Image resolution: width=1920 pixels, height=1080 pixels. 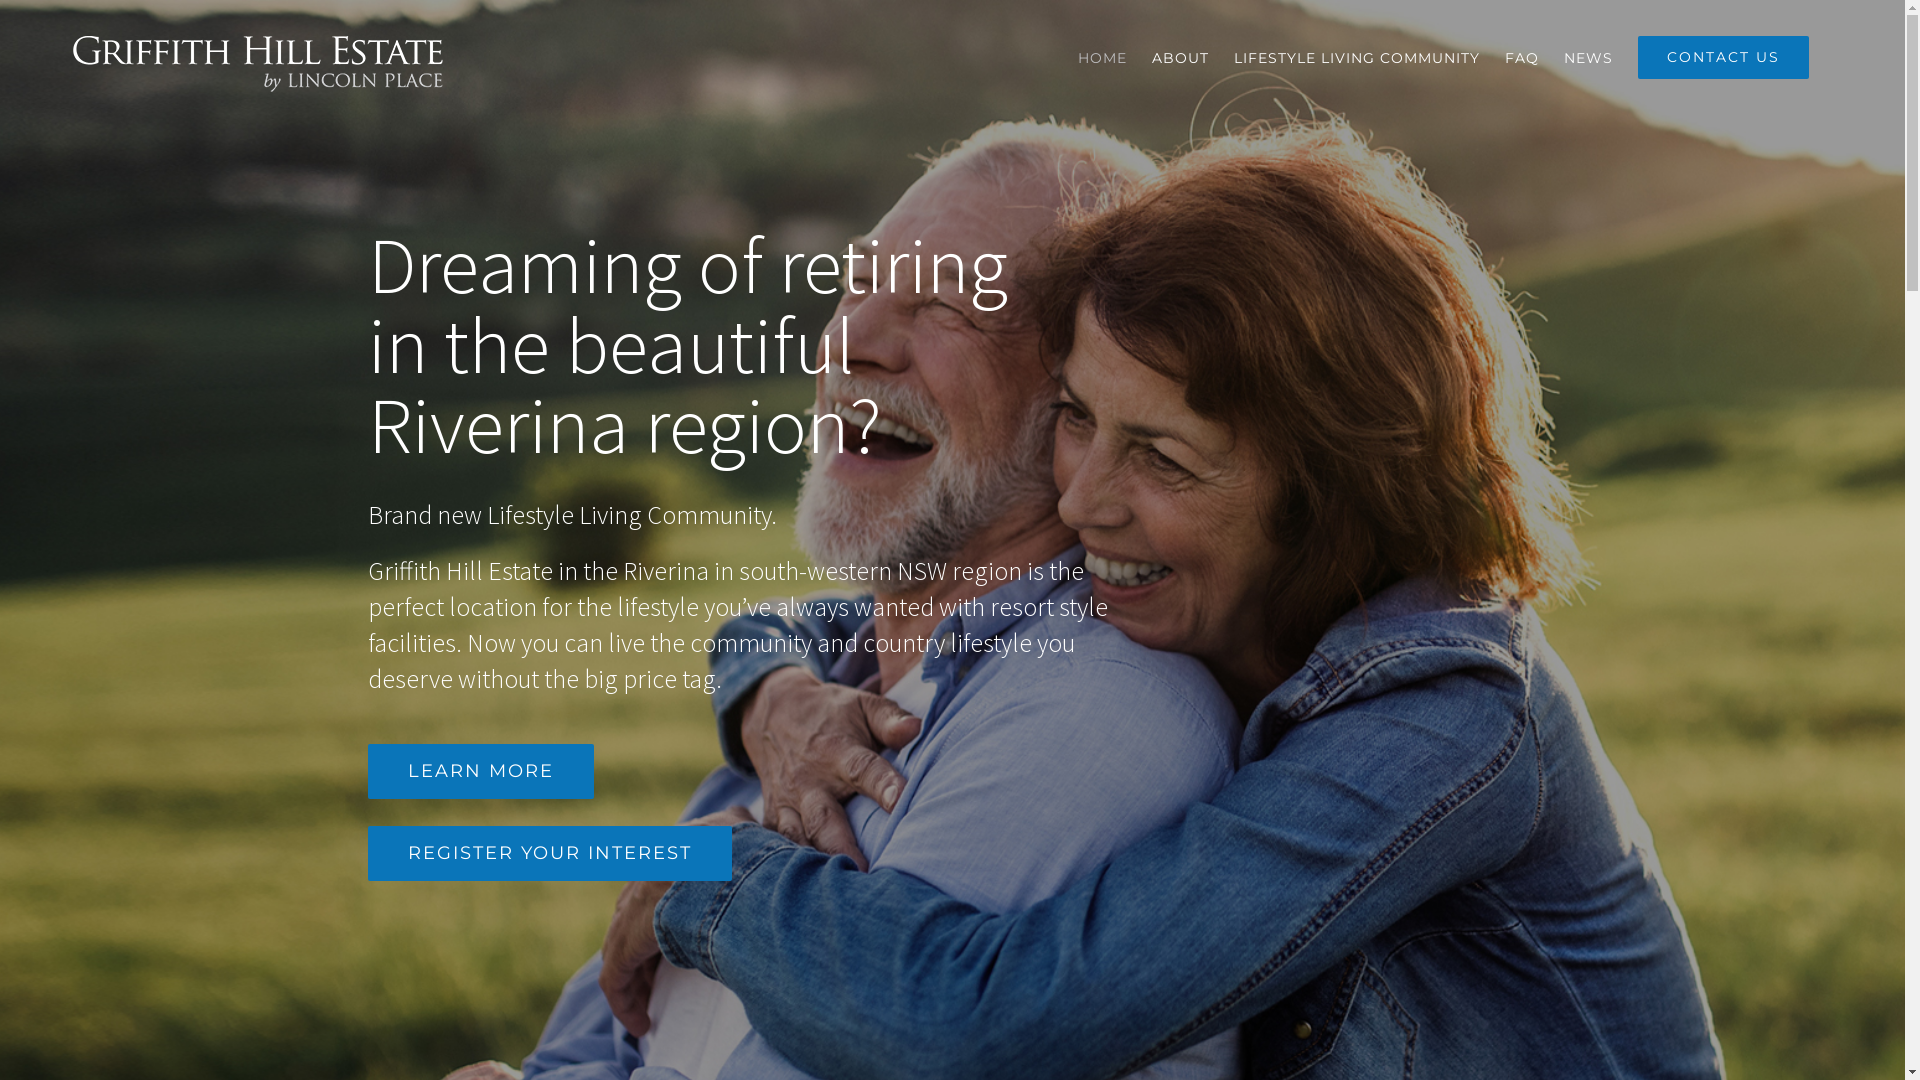 I want to click on 'NEWS', so click(x=1563, y=56).